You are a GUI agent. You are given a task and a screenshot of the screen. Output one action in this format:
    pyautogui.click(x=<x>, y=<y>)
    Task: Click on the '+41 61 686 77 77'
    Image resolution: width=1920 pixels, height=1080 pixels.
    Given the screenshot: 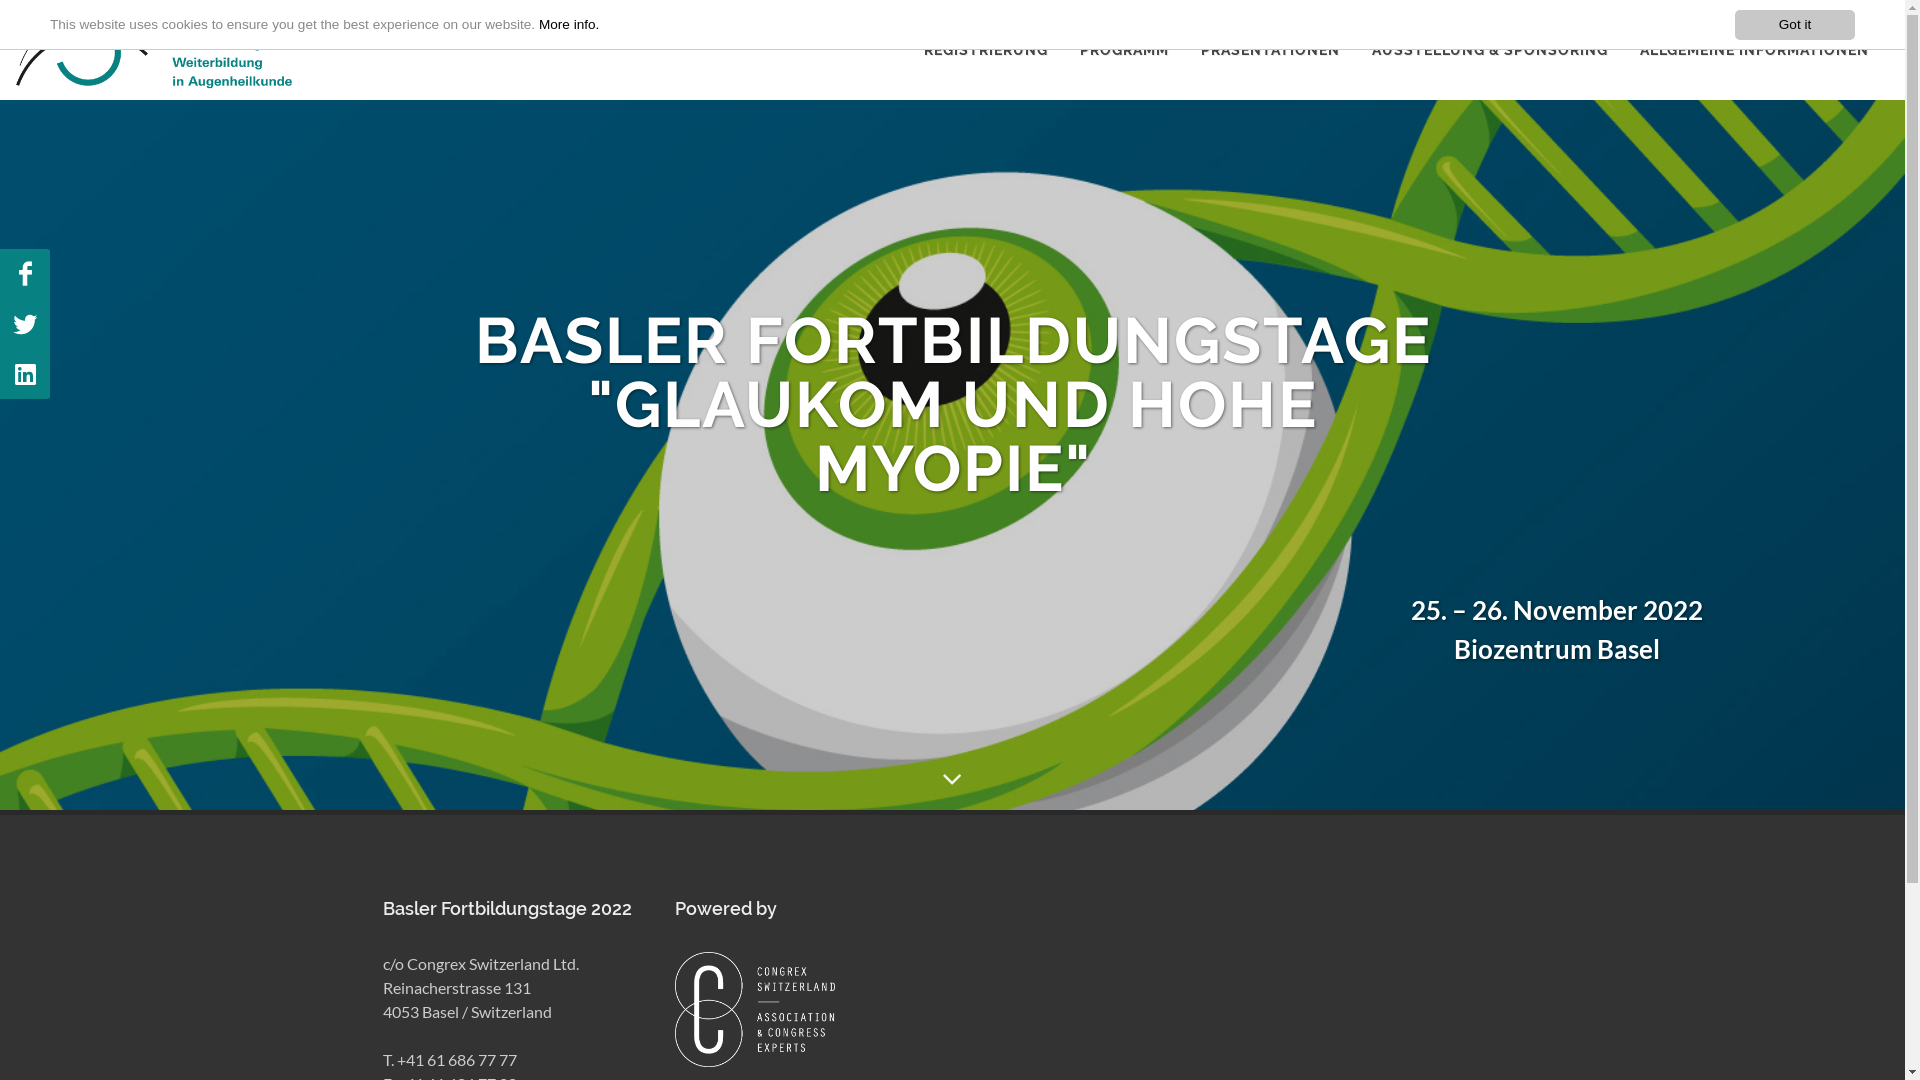 What is the action you would take?
    pyautogui.click(x=455, y=1058)
    